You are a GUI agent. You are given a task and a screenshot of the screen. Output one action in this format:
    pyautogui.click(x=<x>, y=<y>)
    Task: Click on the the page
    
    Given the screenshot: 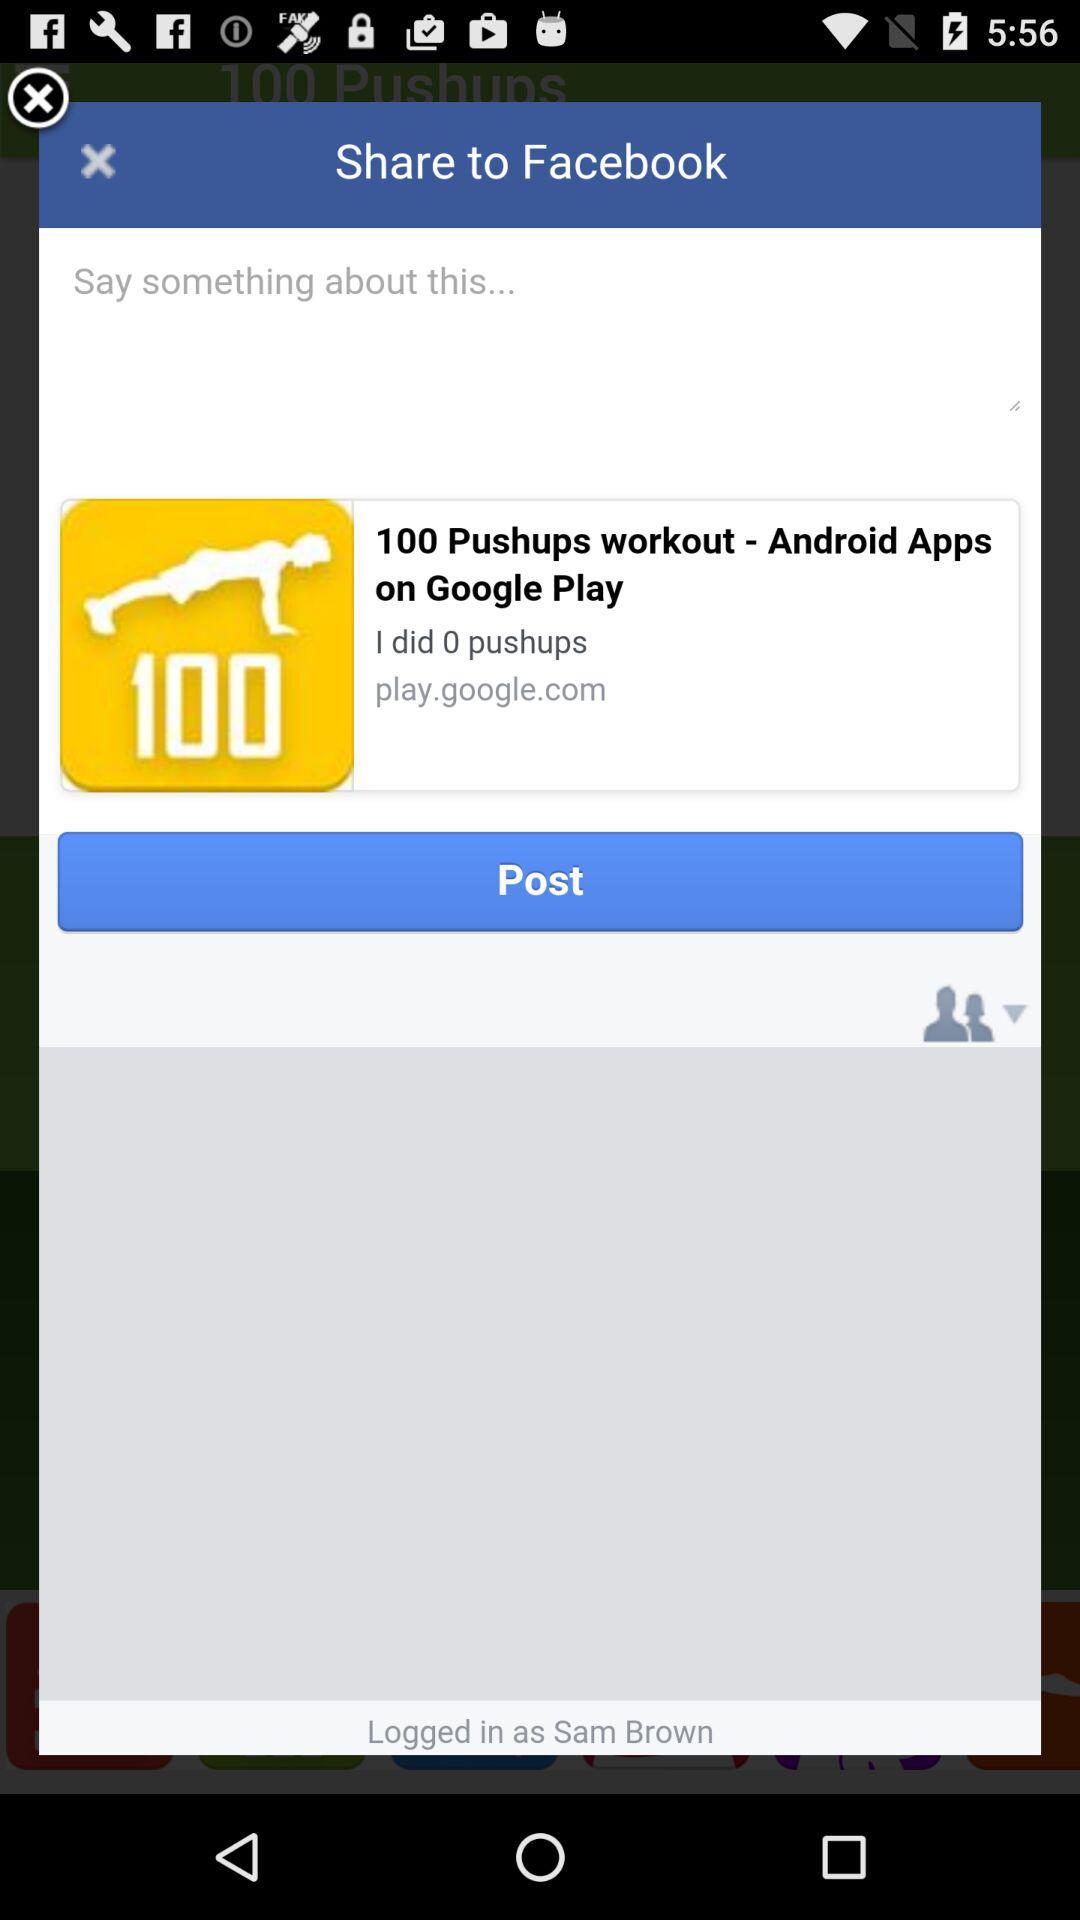 What is the action you would take?
    pyautogui.click(x=38, y=100)
    